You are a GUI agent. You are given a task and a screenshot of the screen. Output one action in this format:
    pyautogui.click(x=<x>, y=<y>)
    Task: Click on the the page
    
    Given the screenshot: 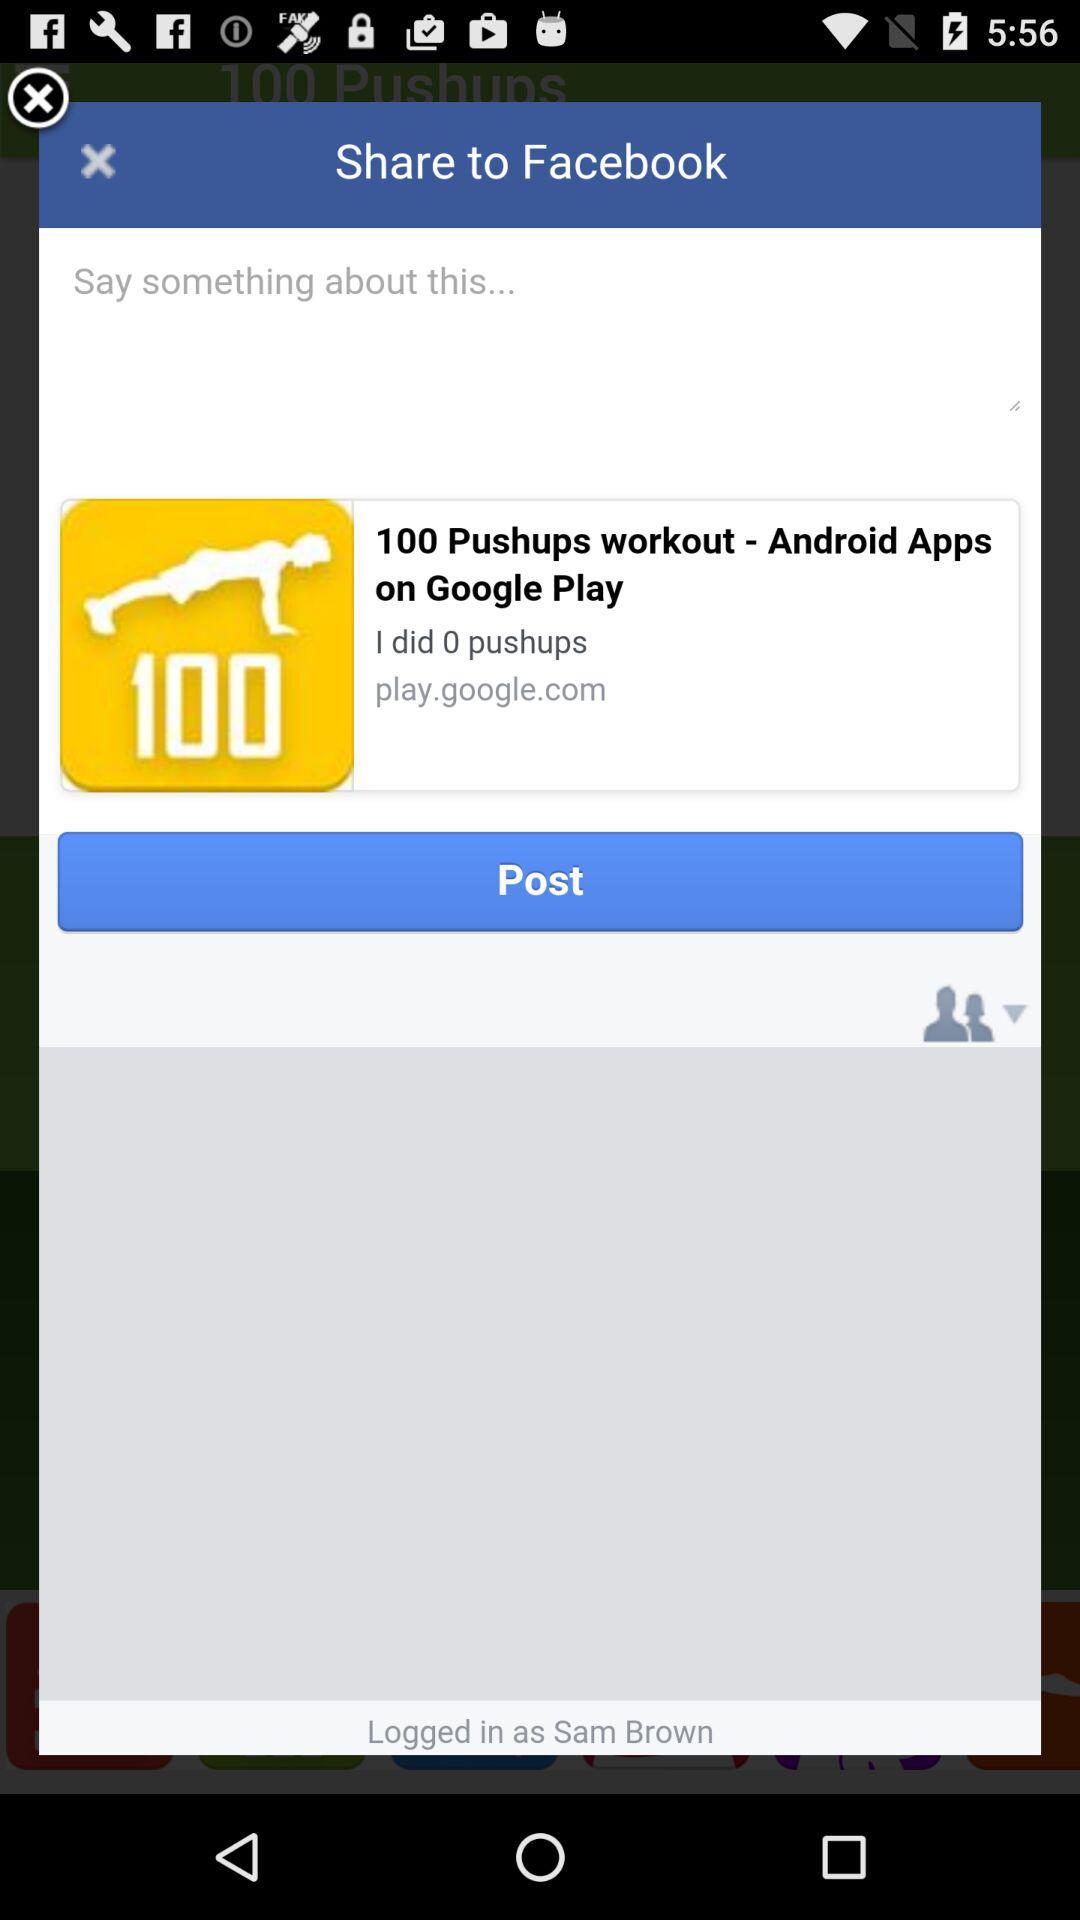 What is the action you would take?
    pyautogui.click(x=38, y=100)
    